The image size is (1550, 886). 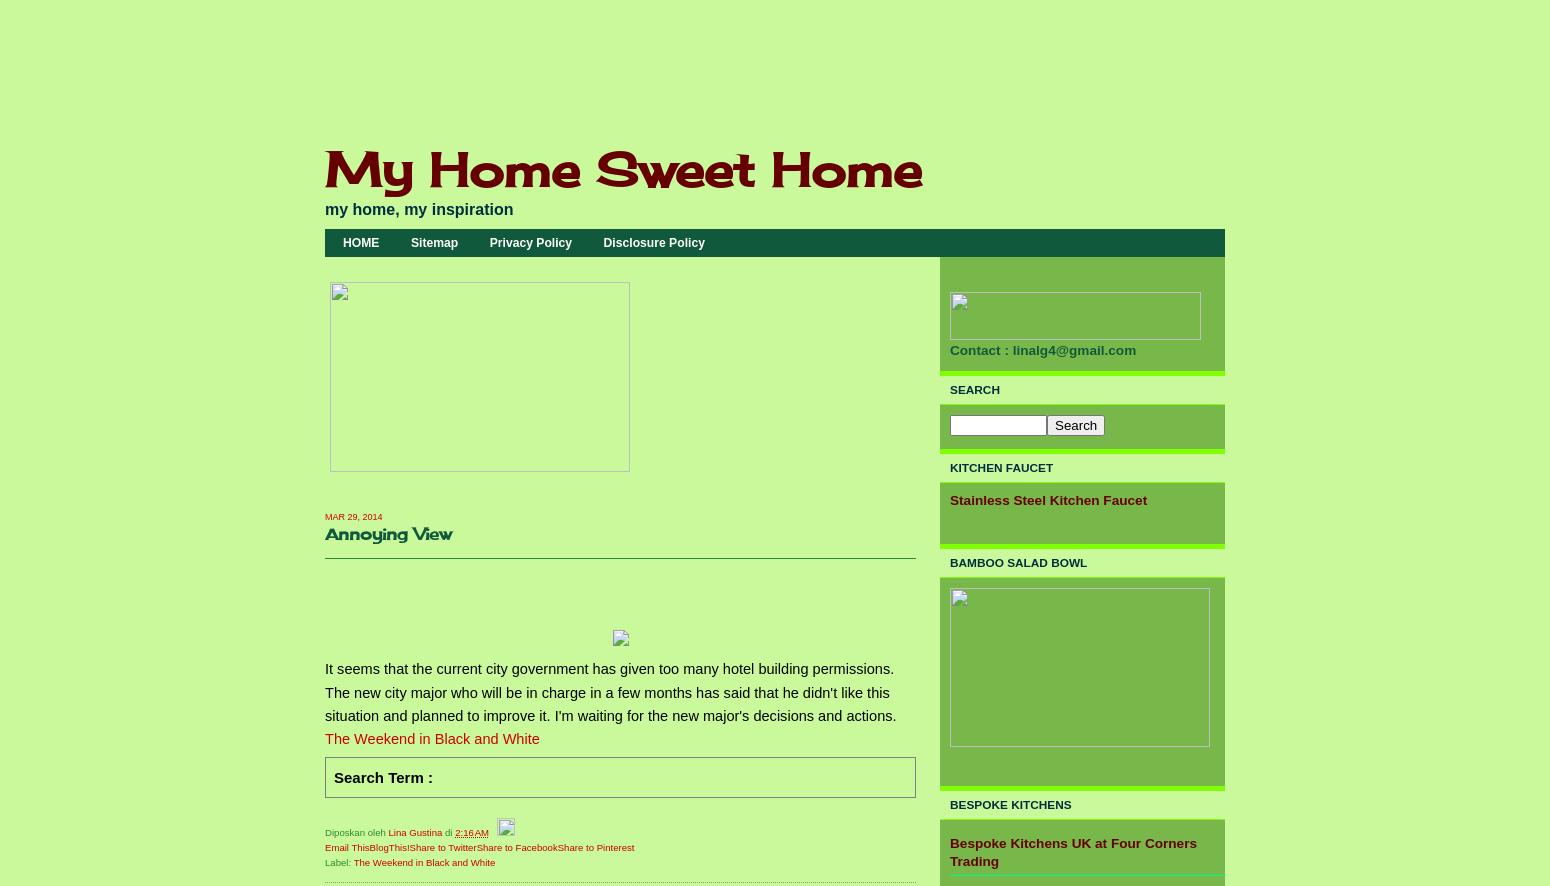 I want to click on 'BlogThis!', so click(x=389, y=845).